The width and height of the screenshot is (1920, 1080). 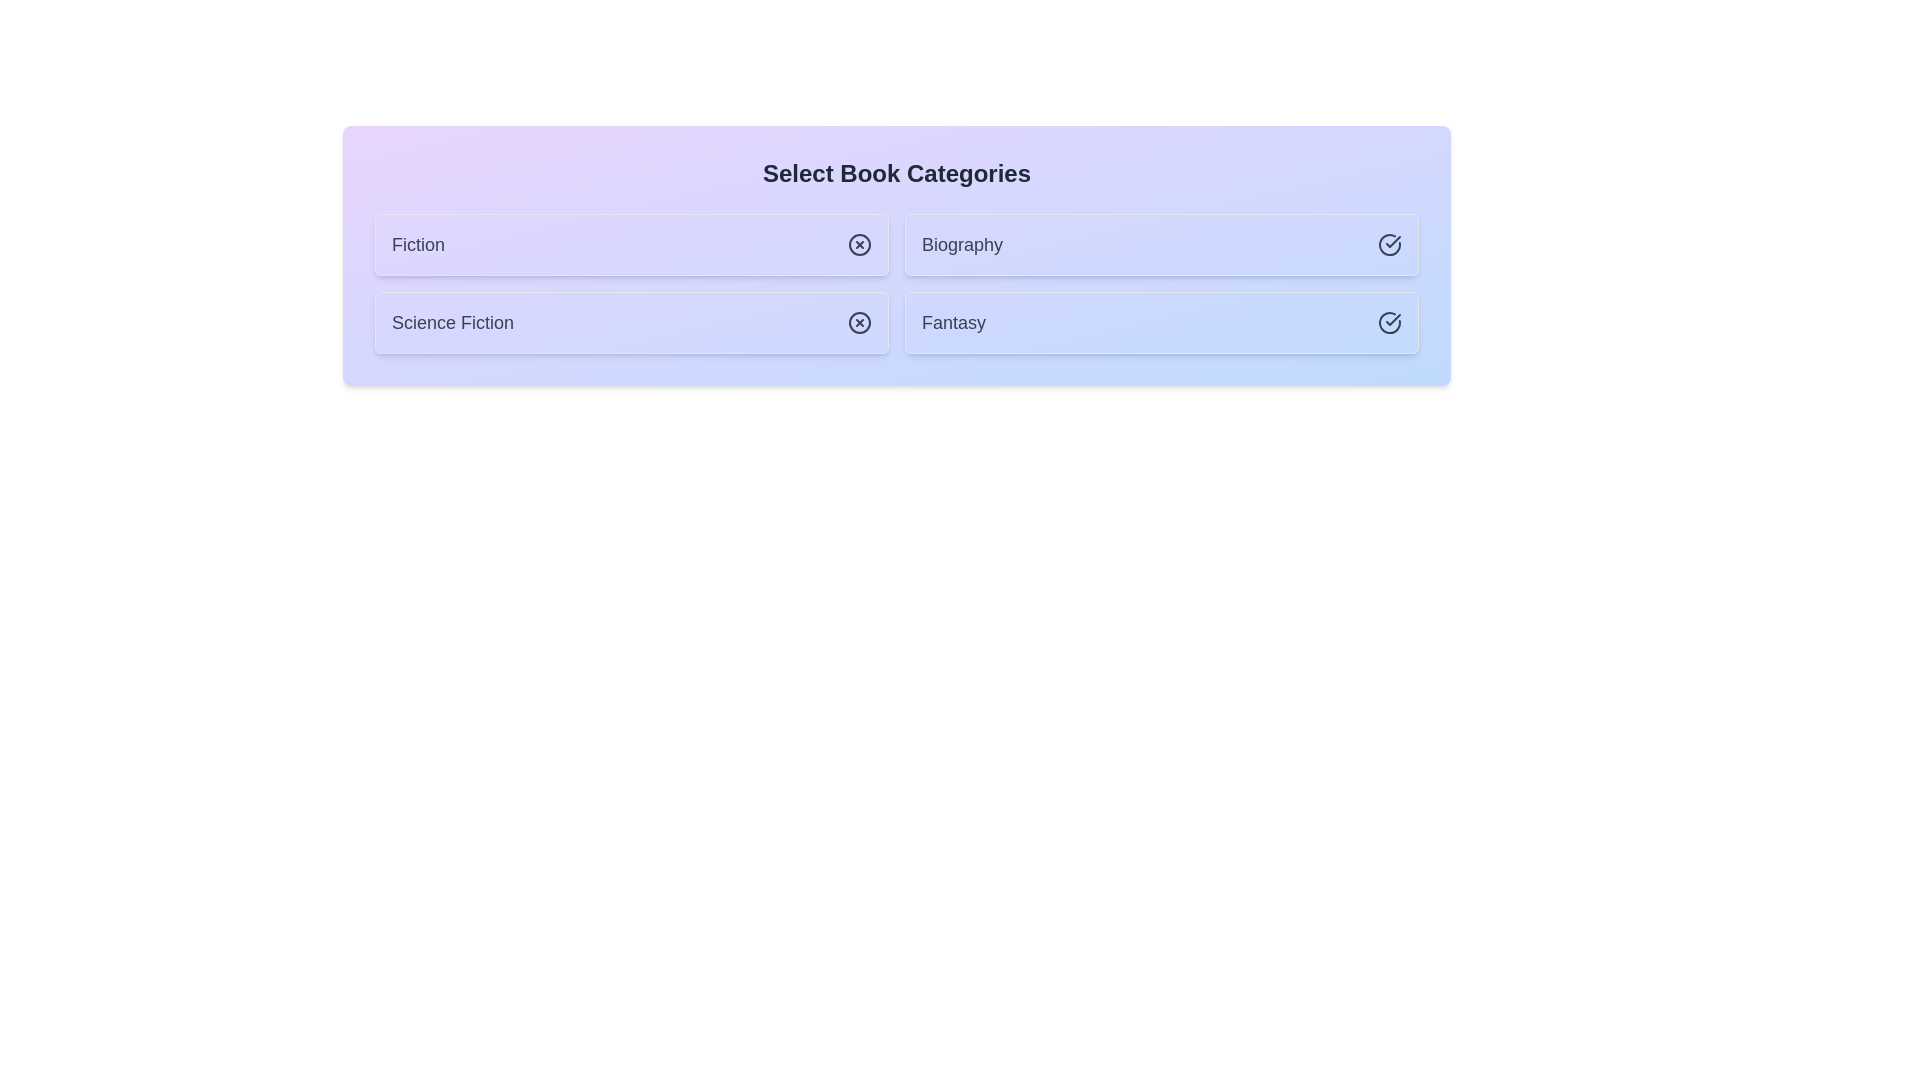 I want to click on the chip labeled Fiction, so click(x=631, y=244).